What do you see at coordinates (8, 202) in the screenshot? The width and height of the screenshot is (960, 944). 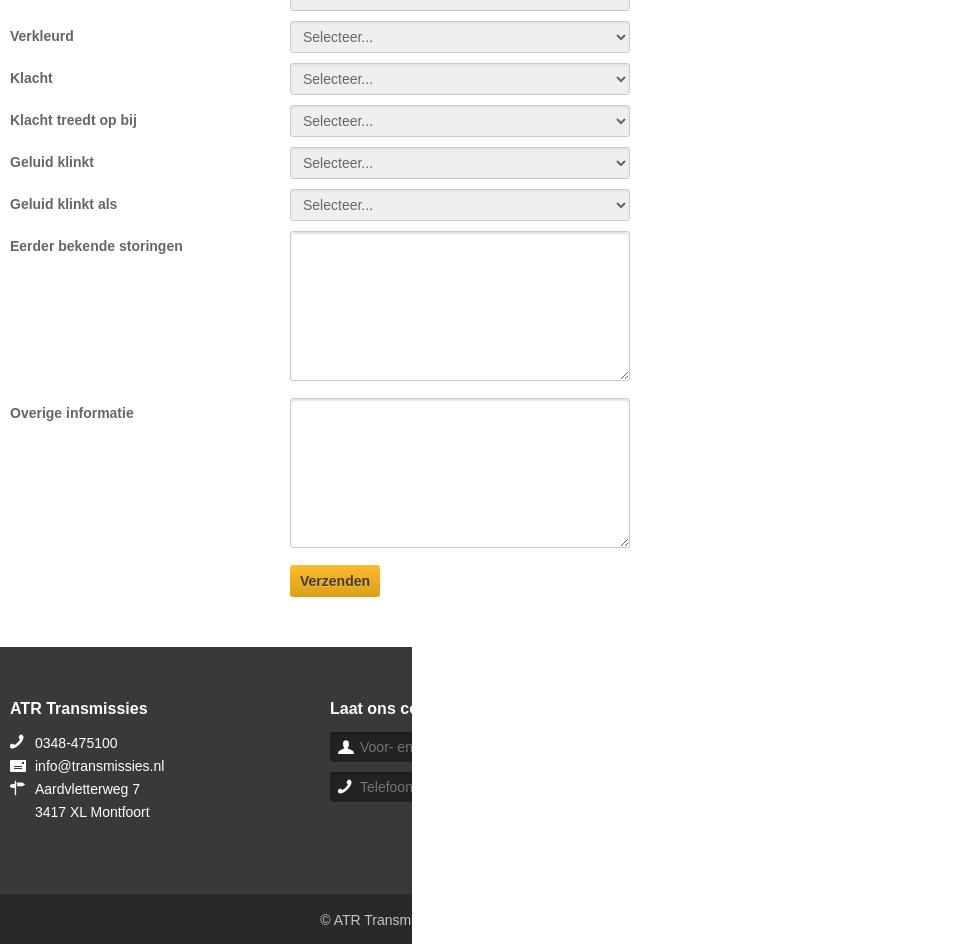 I see `'Geluid klinkt als'` at bounding box center [8, 202].